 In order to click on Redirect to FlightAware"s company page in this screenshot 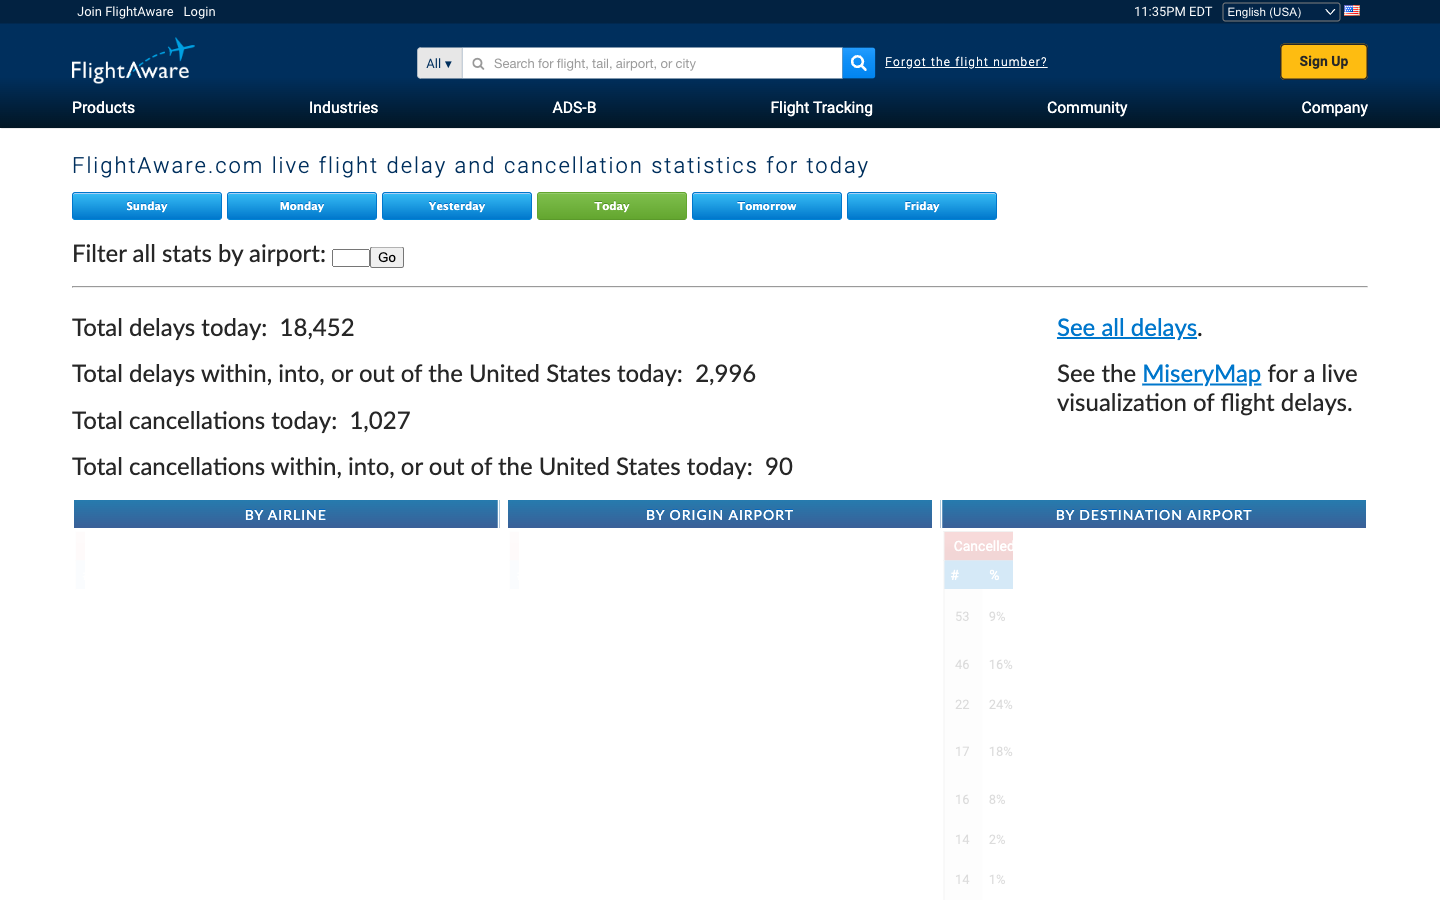, I will do `click(1333, 104)`.